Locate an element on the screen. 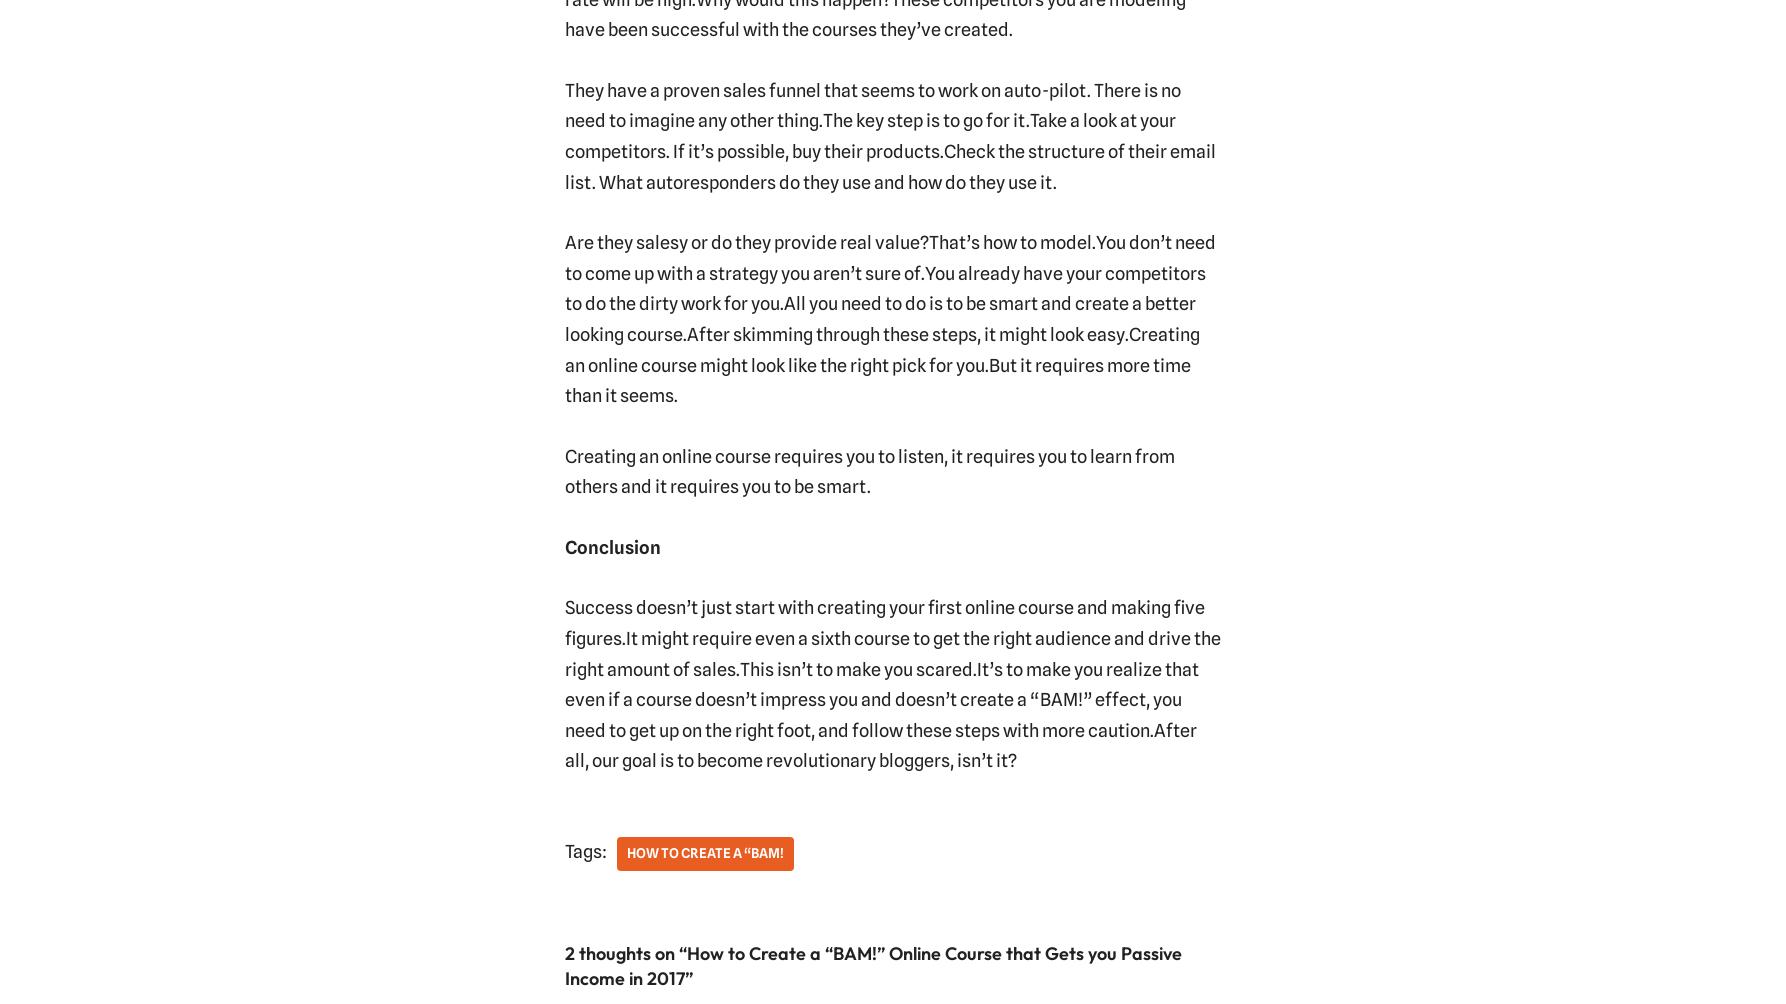 The image size is (1786, 1004). 'How to Create a “BAM!' is located at coordinates (625, 852).